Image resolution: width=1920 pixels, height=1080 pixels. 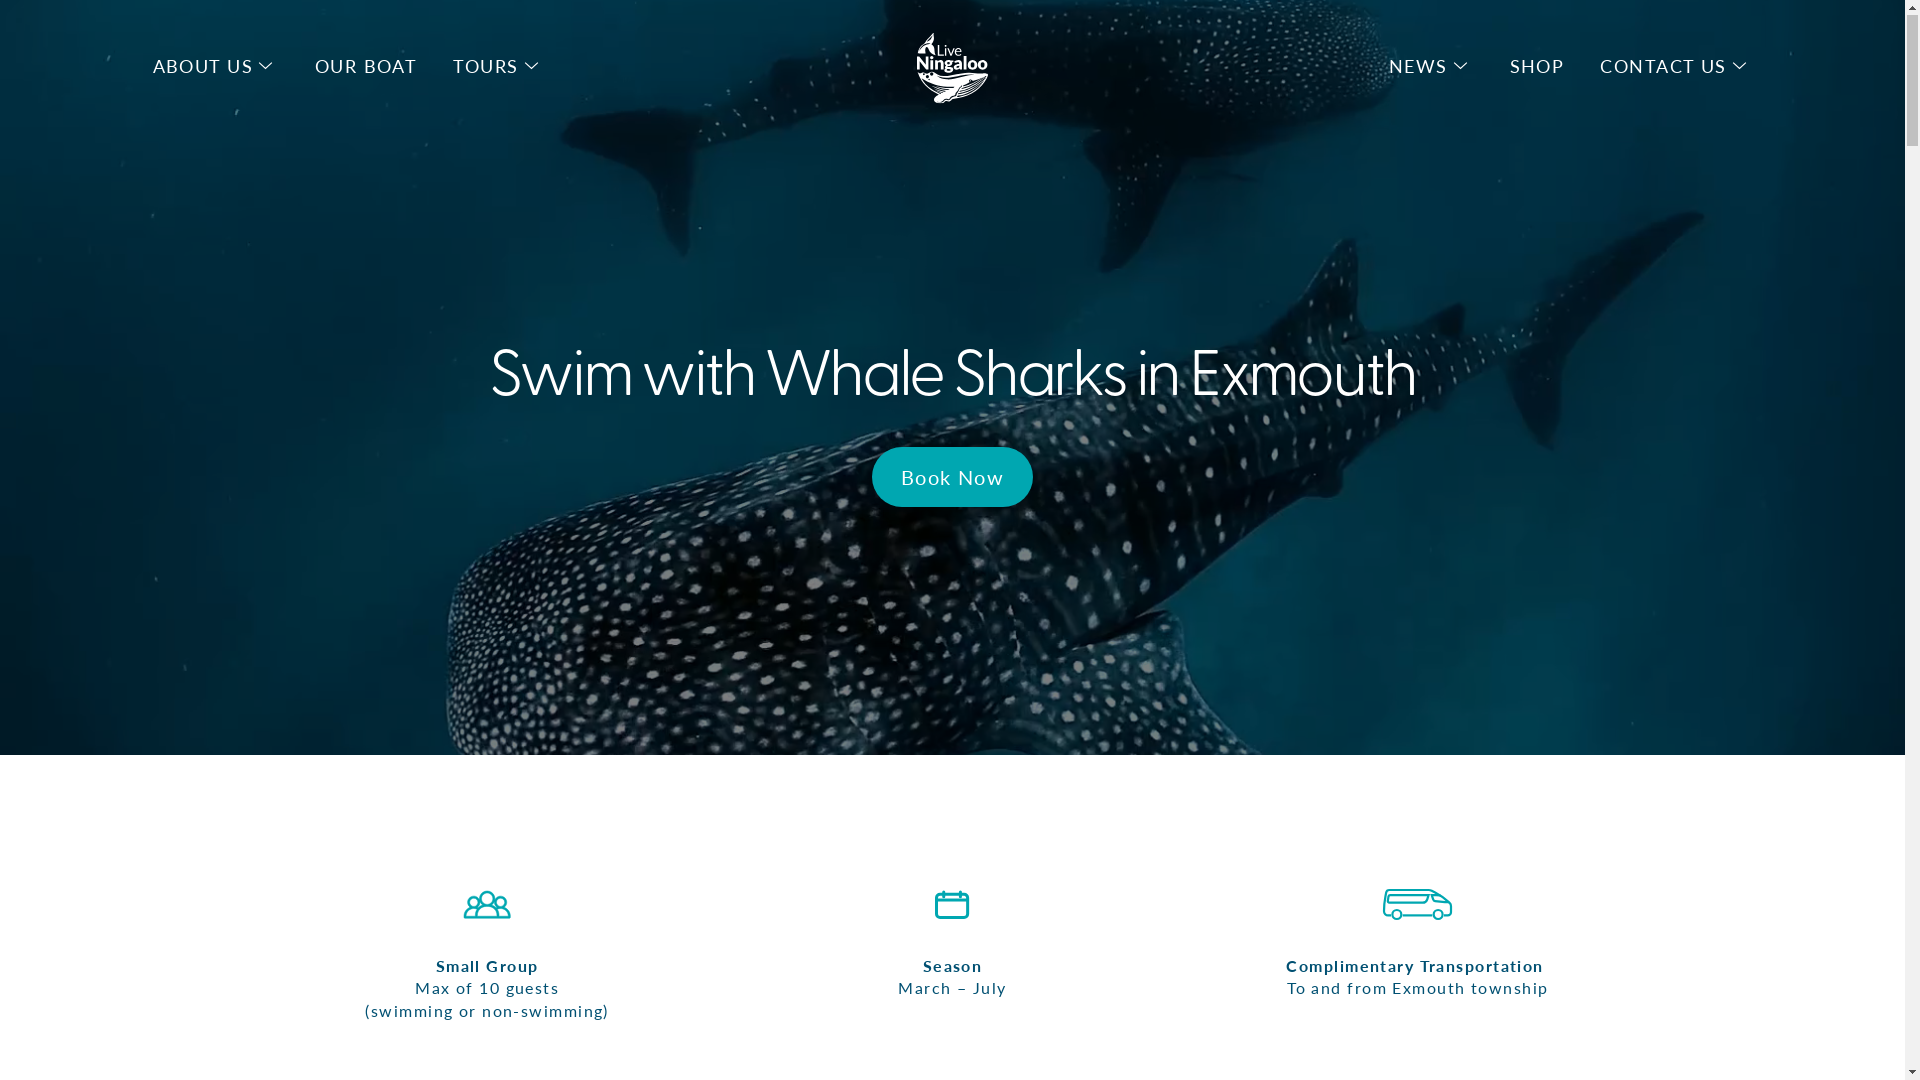 I want to click on 'CONTACT US', so click(x=1662, y=65).